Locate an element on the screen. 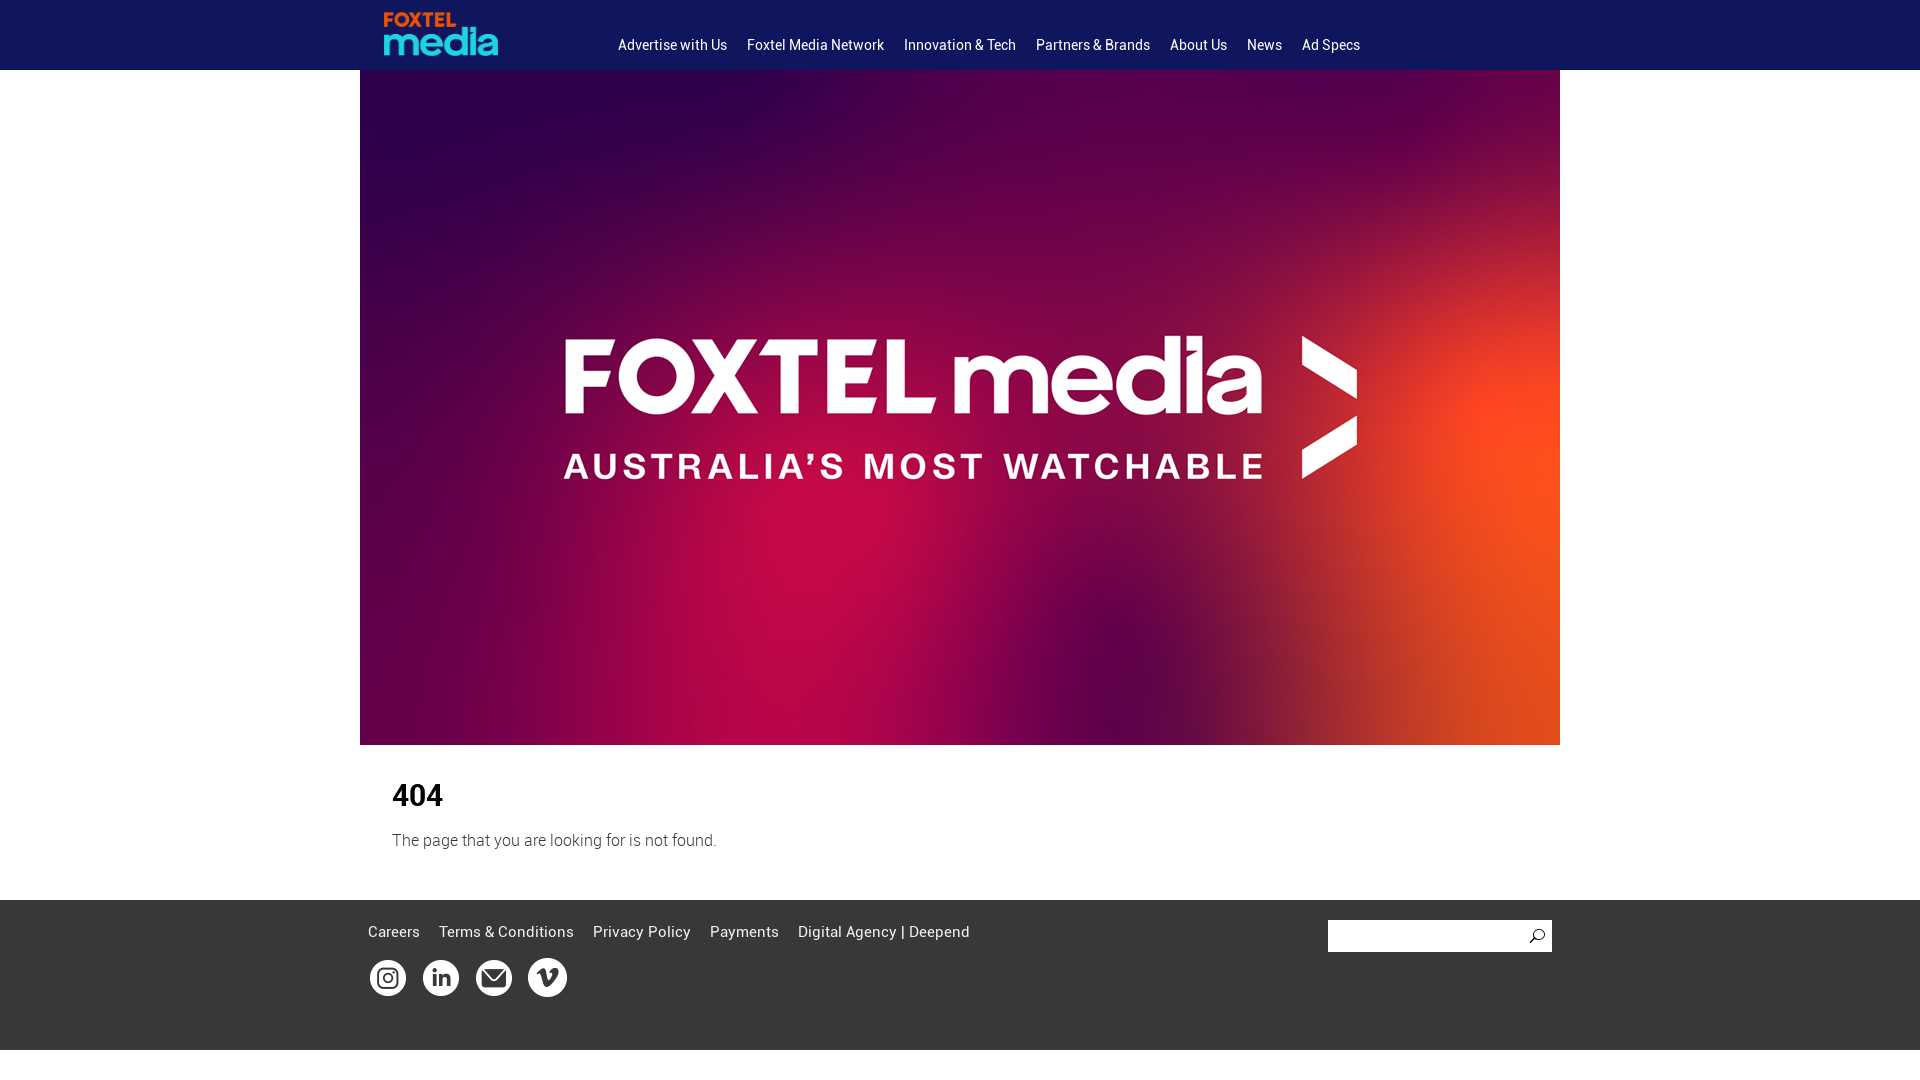 The height and width of the screenshot is (1080, 1920). 'News' is located at coordinates (1263, 45).